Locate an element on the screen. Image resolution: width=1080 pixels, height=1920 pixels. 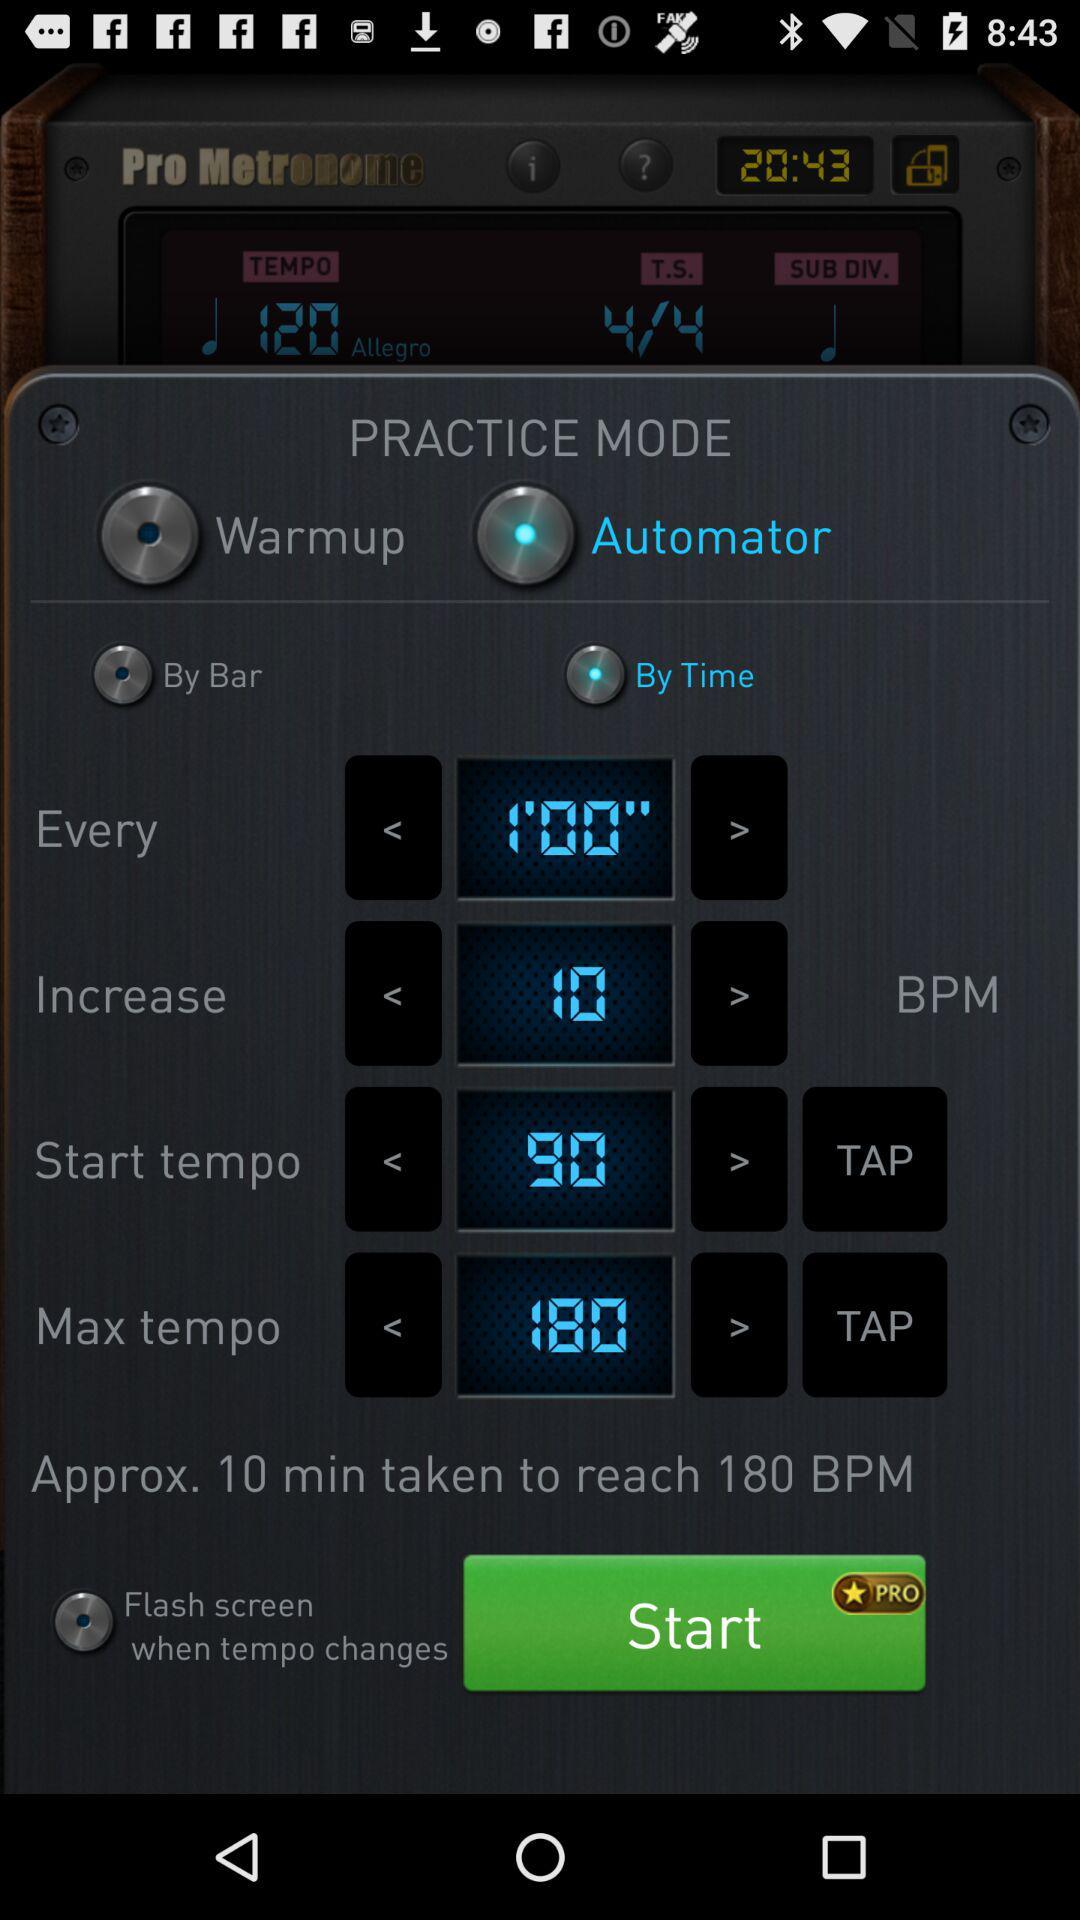
the help icon is located at coordinates (644, 177).